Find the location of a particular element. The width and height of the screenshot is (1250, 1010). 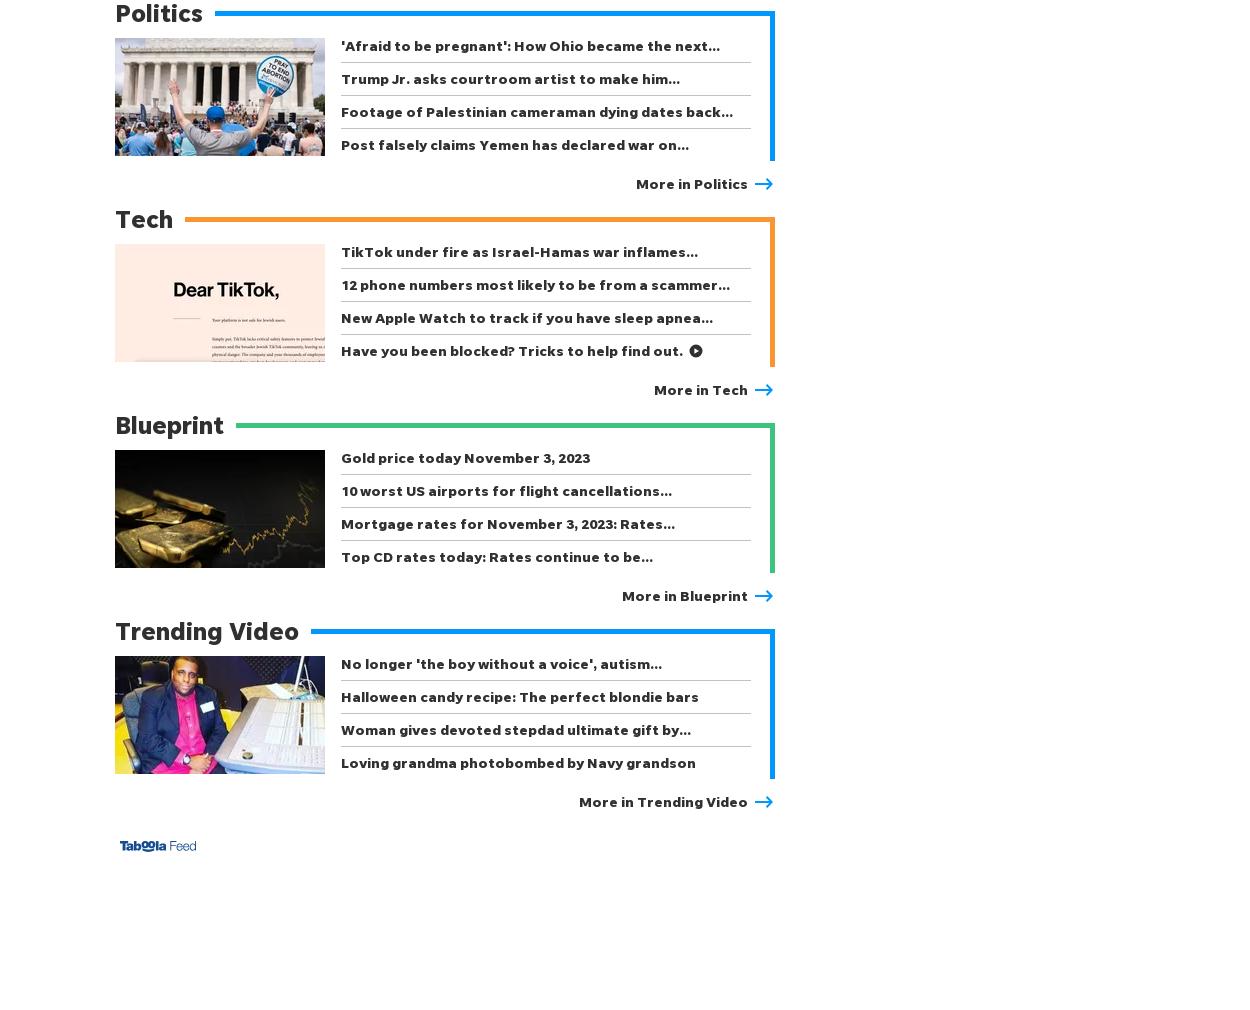

'Woman gives devoted stepdad ultimate gift by…' is located at coordinates (516, 728).